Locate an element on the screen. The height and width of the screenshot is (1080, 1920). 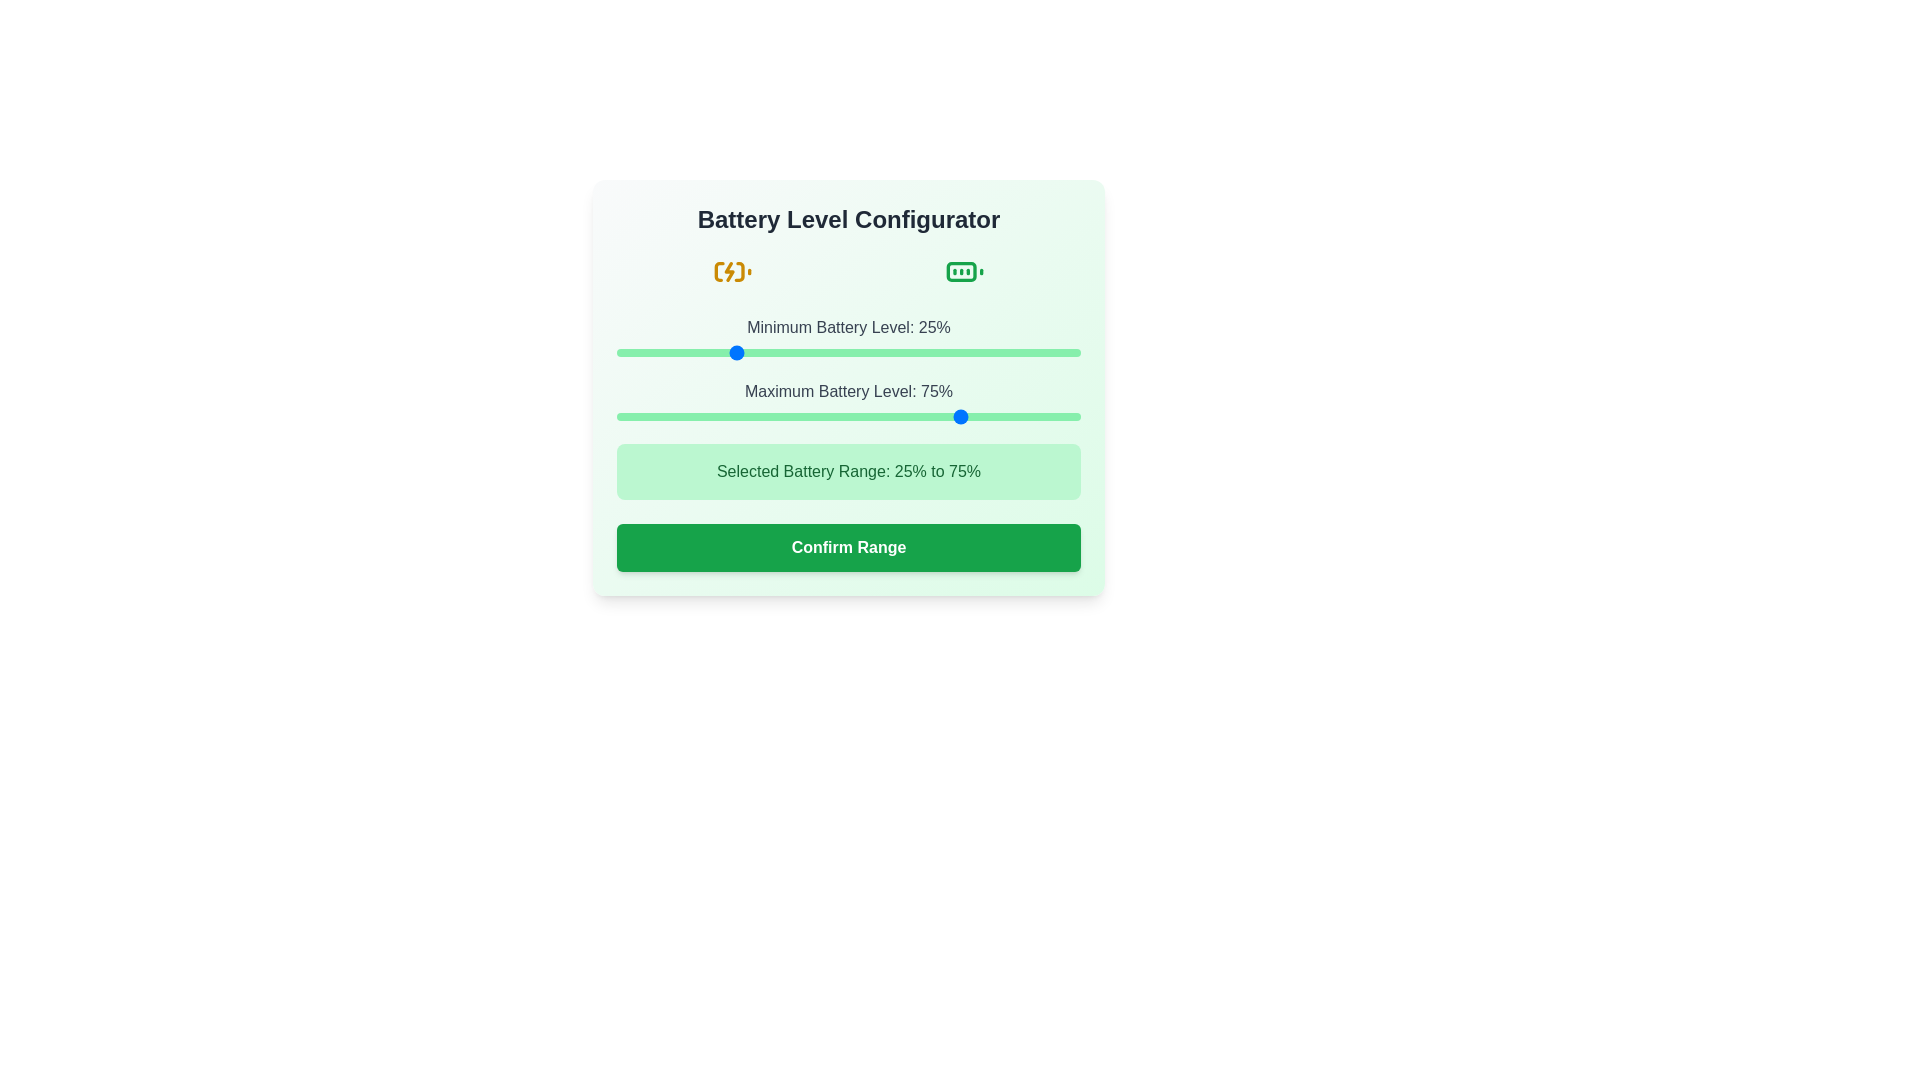
the horizontal slider labeled 'Minimum Battery Level: 25%' to interact for specific feedback is located at coordinates (849, 338).